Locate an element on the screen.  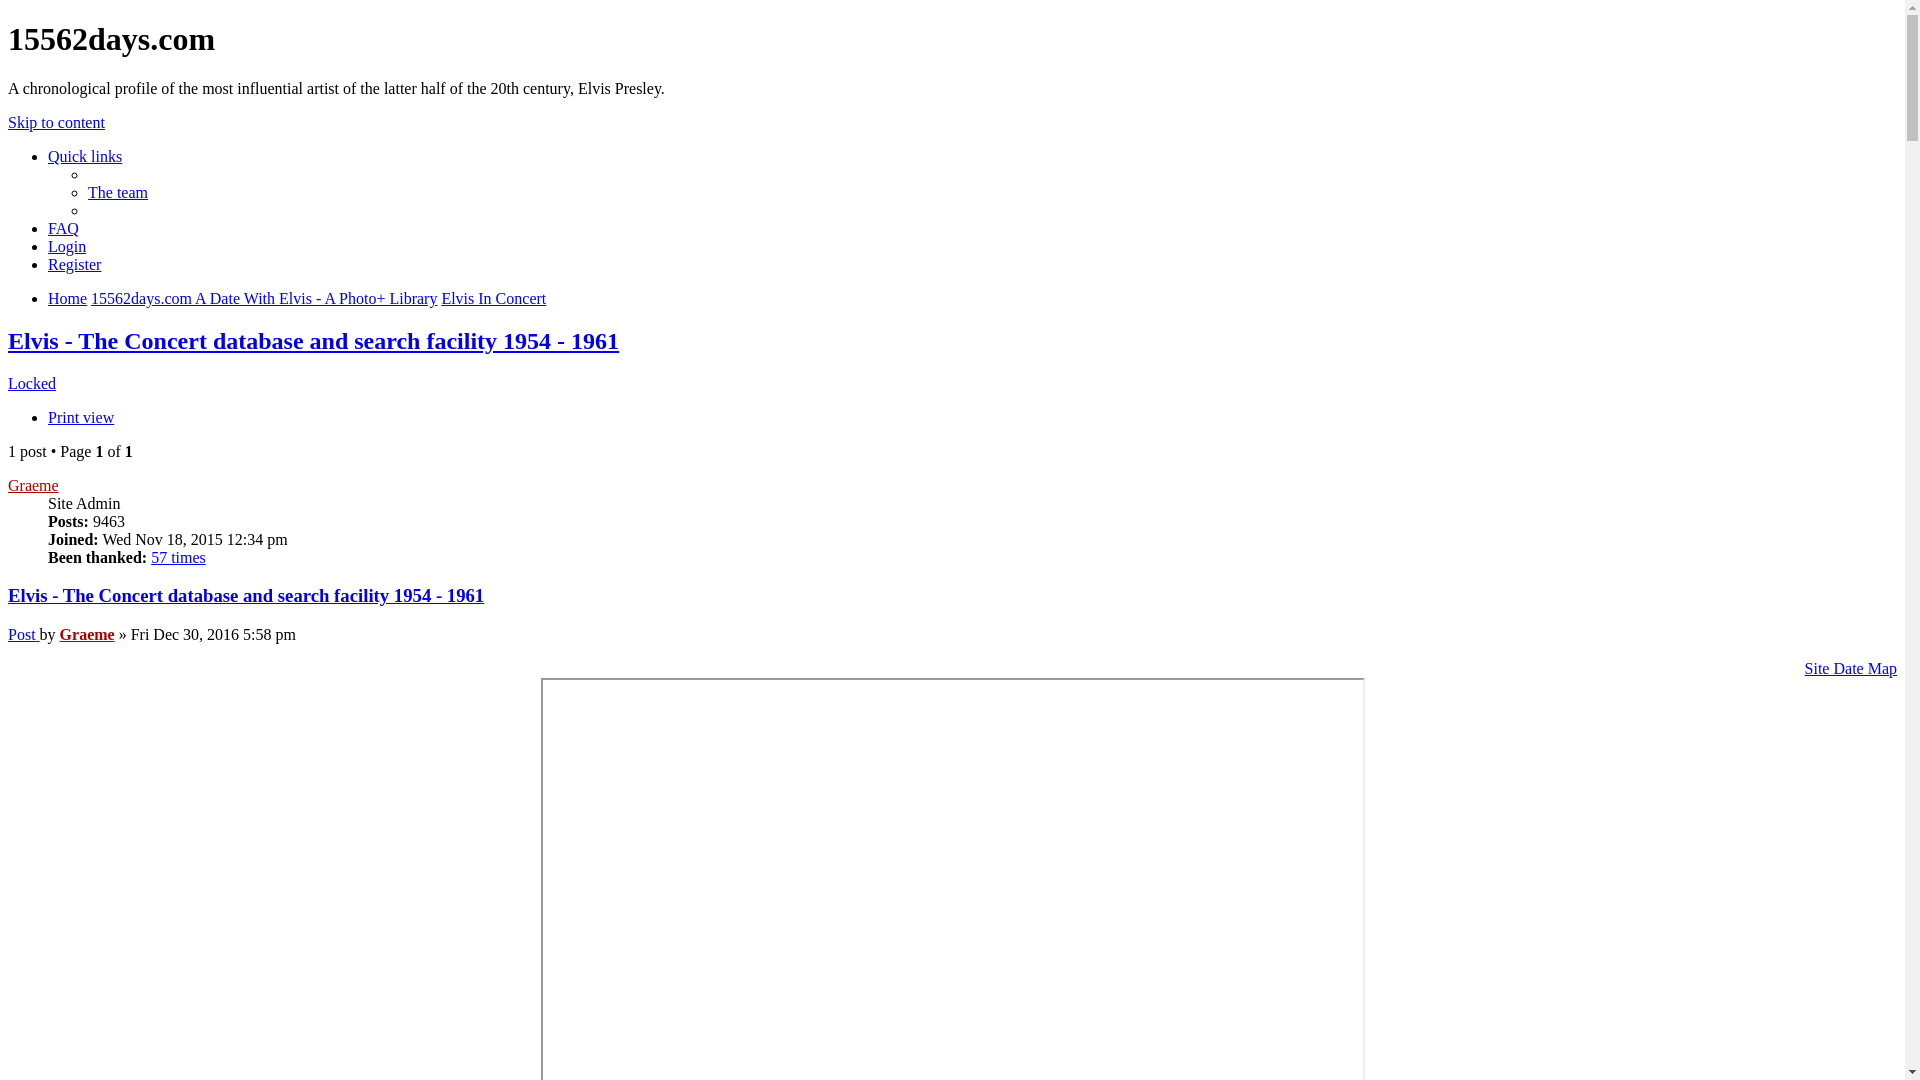
'Elvis In Concert' is located at coordinates (440, 298).